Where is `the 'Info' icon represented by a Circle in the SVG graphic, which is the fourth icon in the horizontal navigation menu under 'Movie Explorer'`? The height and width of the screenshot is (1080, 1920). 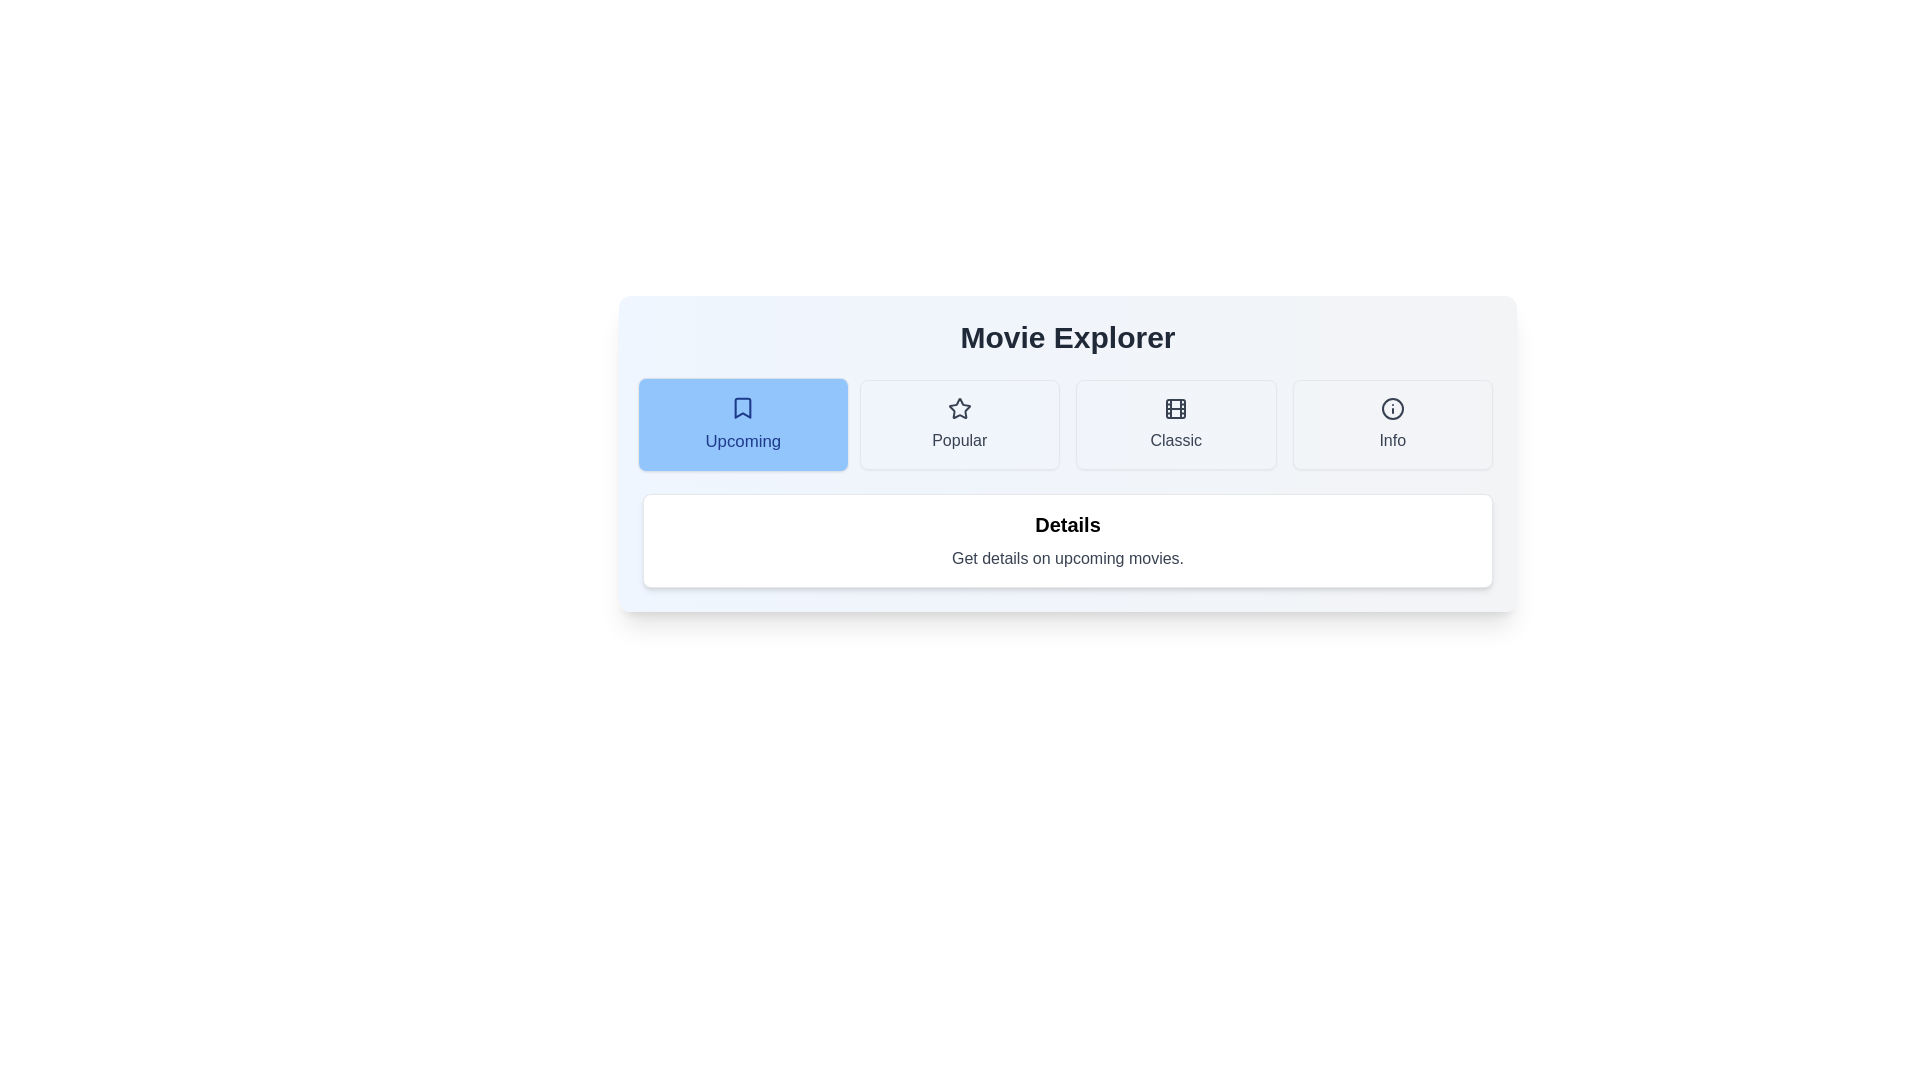 the 'Info' icon represented by a Circle in the SVG graphic, which is the fourth icon in the horizontal navigation menu under 'Movie Explorer' is located at coordinates (1391, 407).